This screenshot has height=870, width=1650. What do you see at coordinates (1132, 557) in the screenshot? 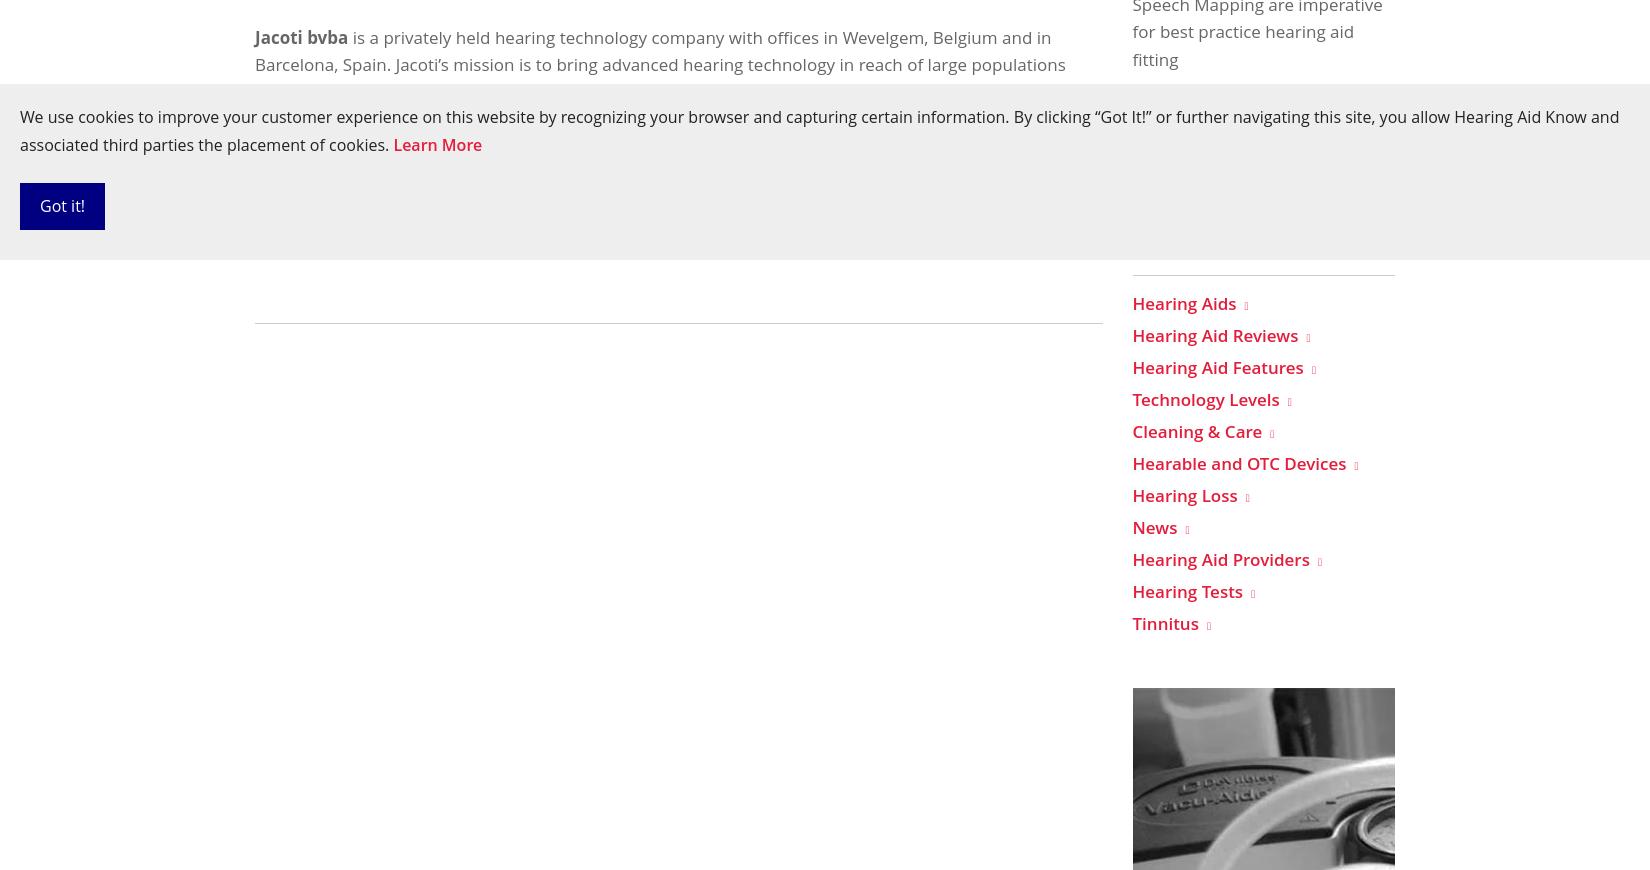
I see `'Hearing Aid Providers'` at bounding box center [1132, 557].